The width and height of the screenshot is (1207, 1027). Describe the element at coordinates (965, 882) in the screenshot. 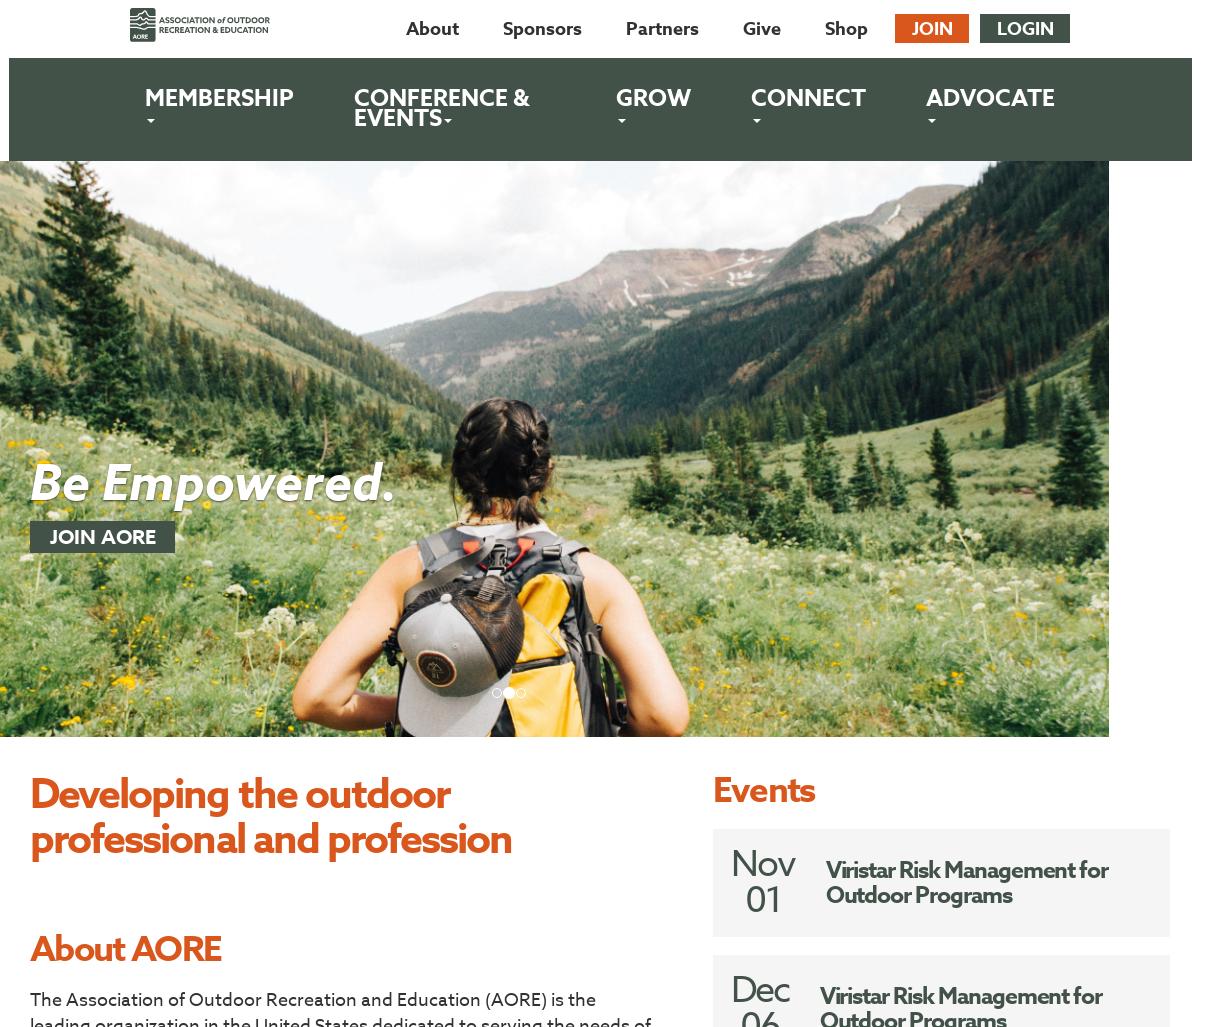

I see `'Viristar Risk Management for Outdoor Programs'` at that location.